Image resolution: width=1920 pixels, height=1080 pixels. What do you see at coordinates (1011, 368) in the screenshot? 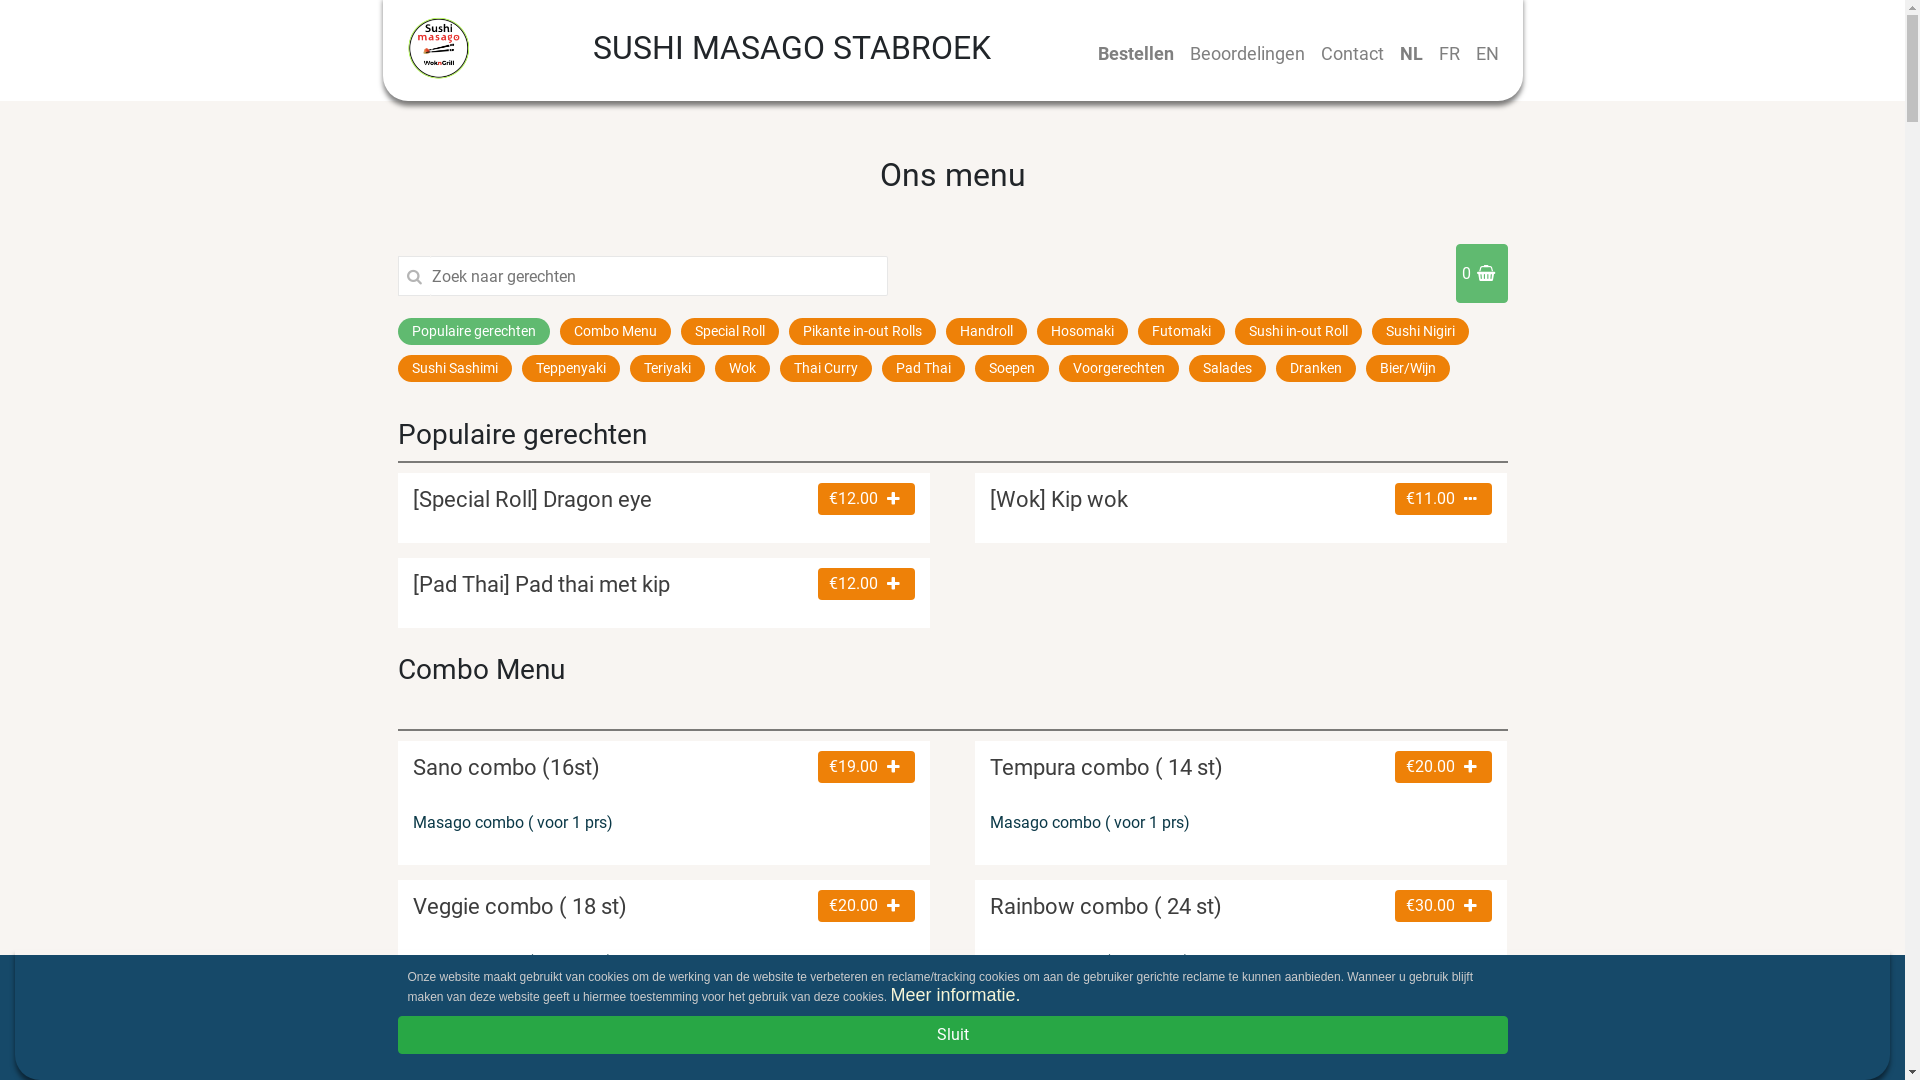
I see `'Soepen'` at bounding box center [1011, 368].